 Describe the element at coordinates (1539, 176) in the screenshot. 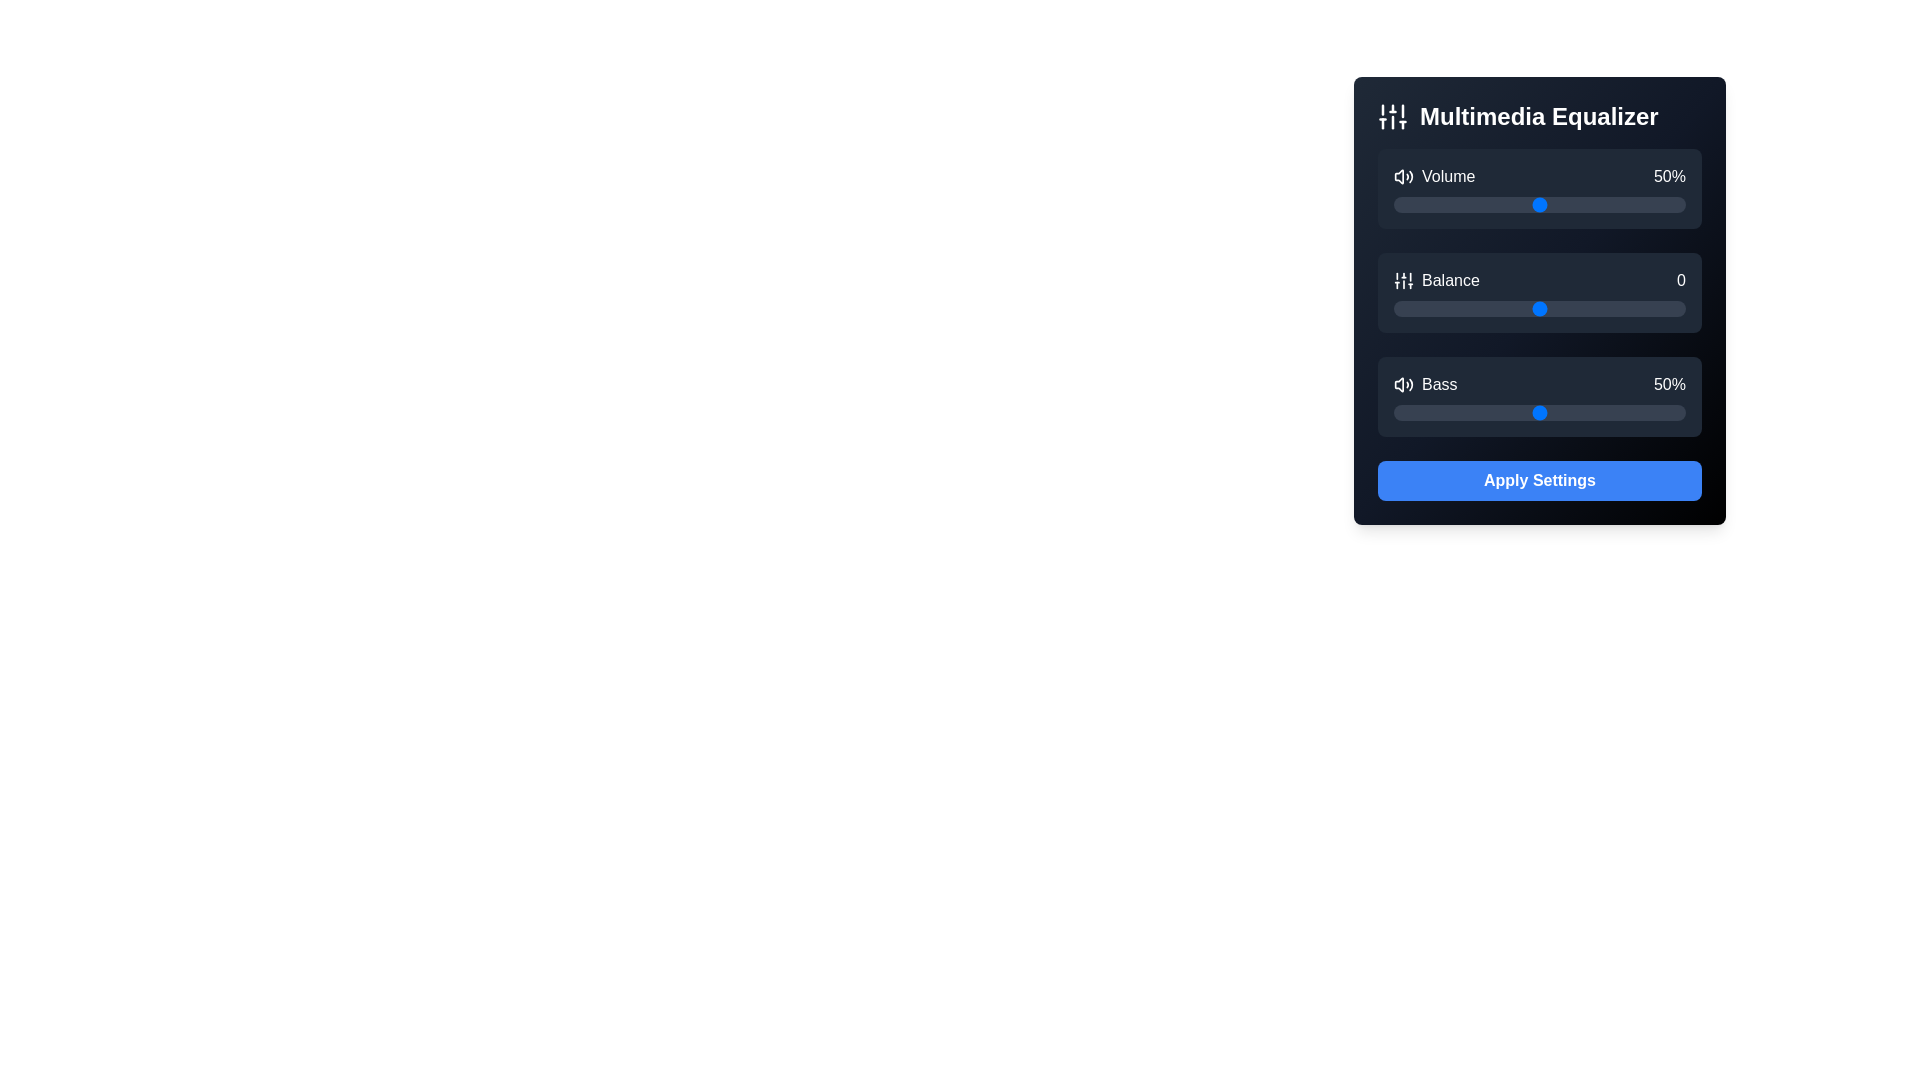

I see `the non-interactive Informational display showing the current volume level within the 'Multimedia Equalizer' panel` at that location.